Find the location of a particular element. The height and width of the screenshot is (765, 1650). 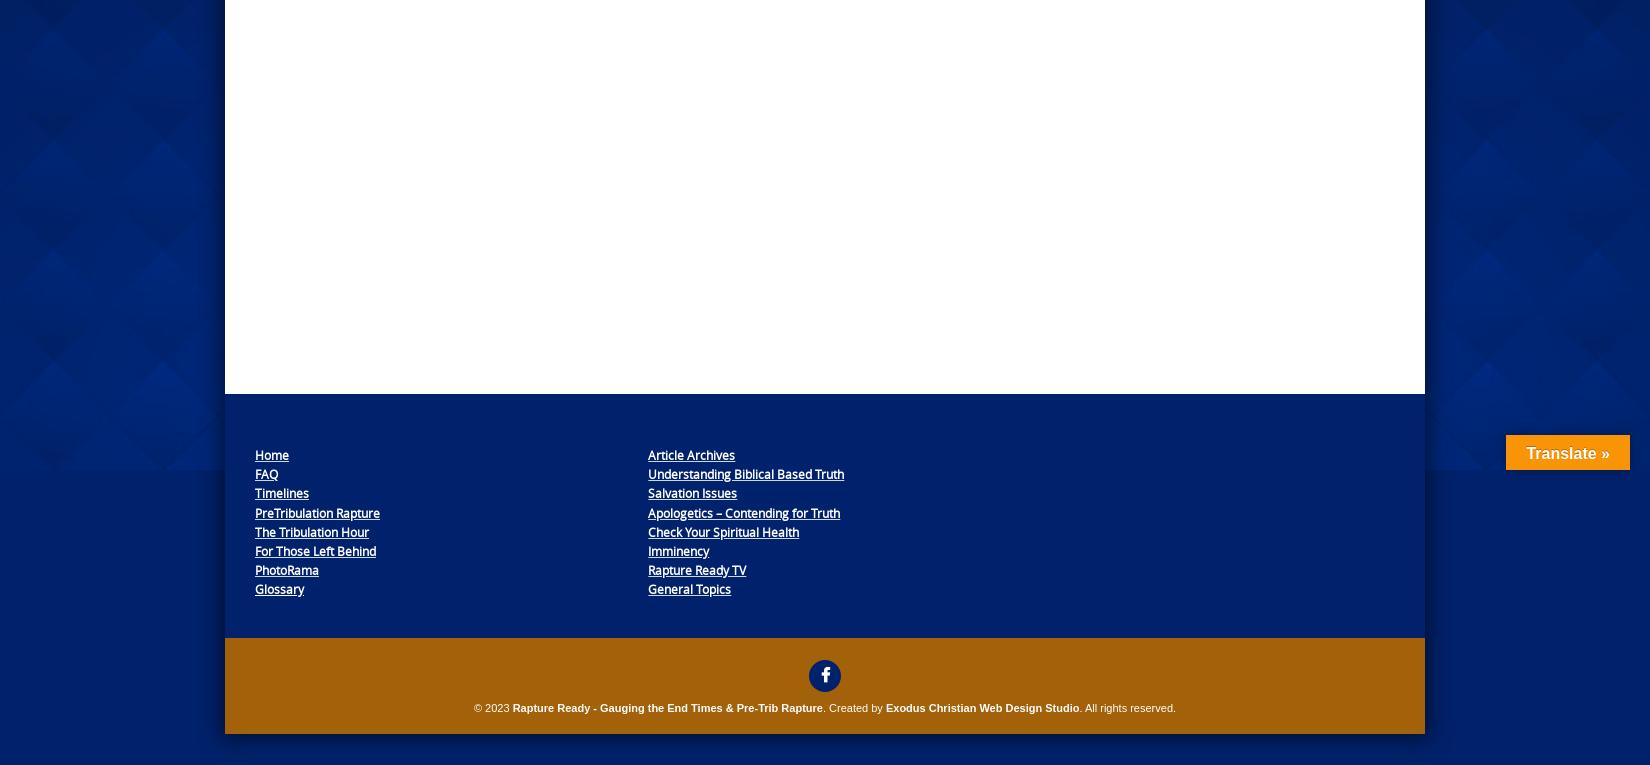

'Translate »' is located at coordinates (1524, 452).